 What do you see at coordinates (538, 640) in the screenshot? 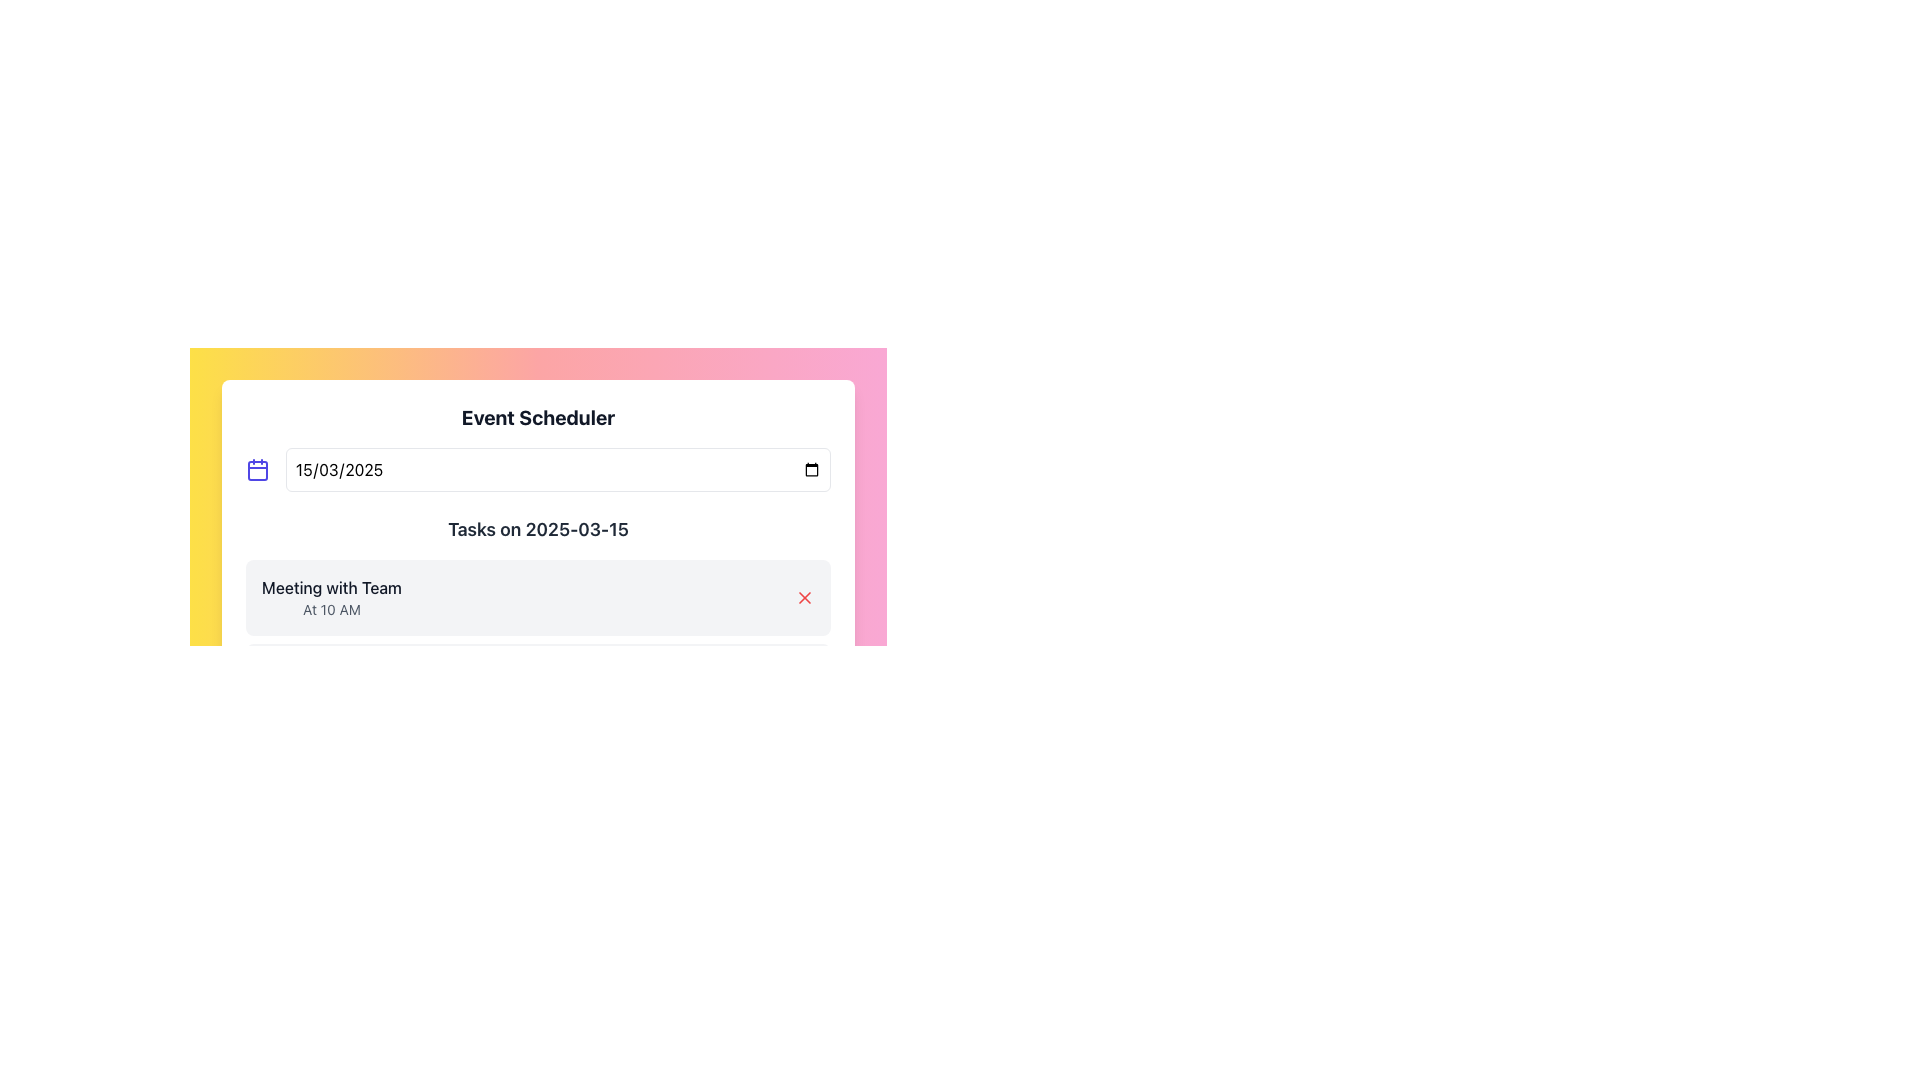
I see `the task item panel representing the meeting scheduled for '10 AM'` at bounding box center [538, 640].